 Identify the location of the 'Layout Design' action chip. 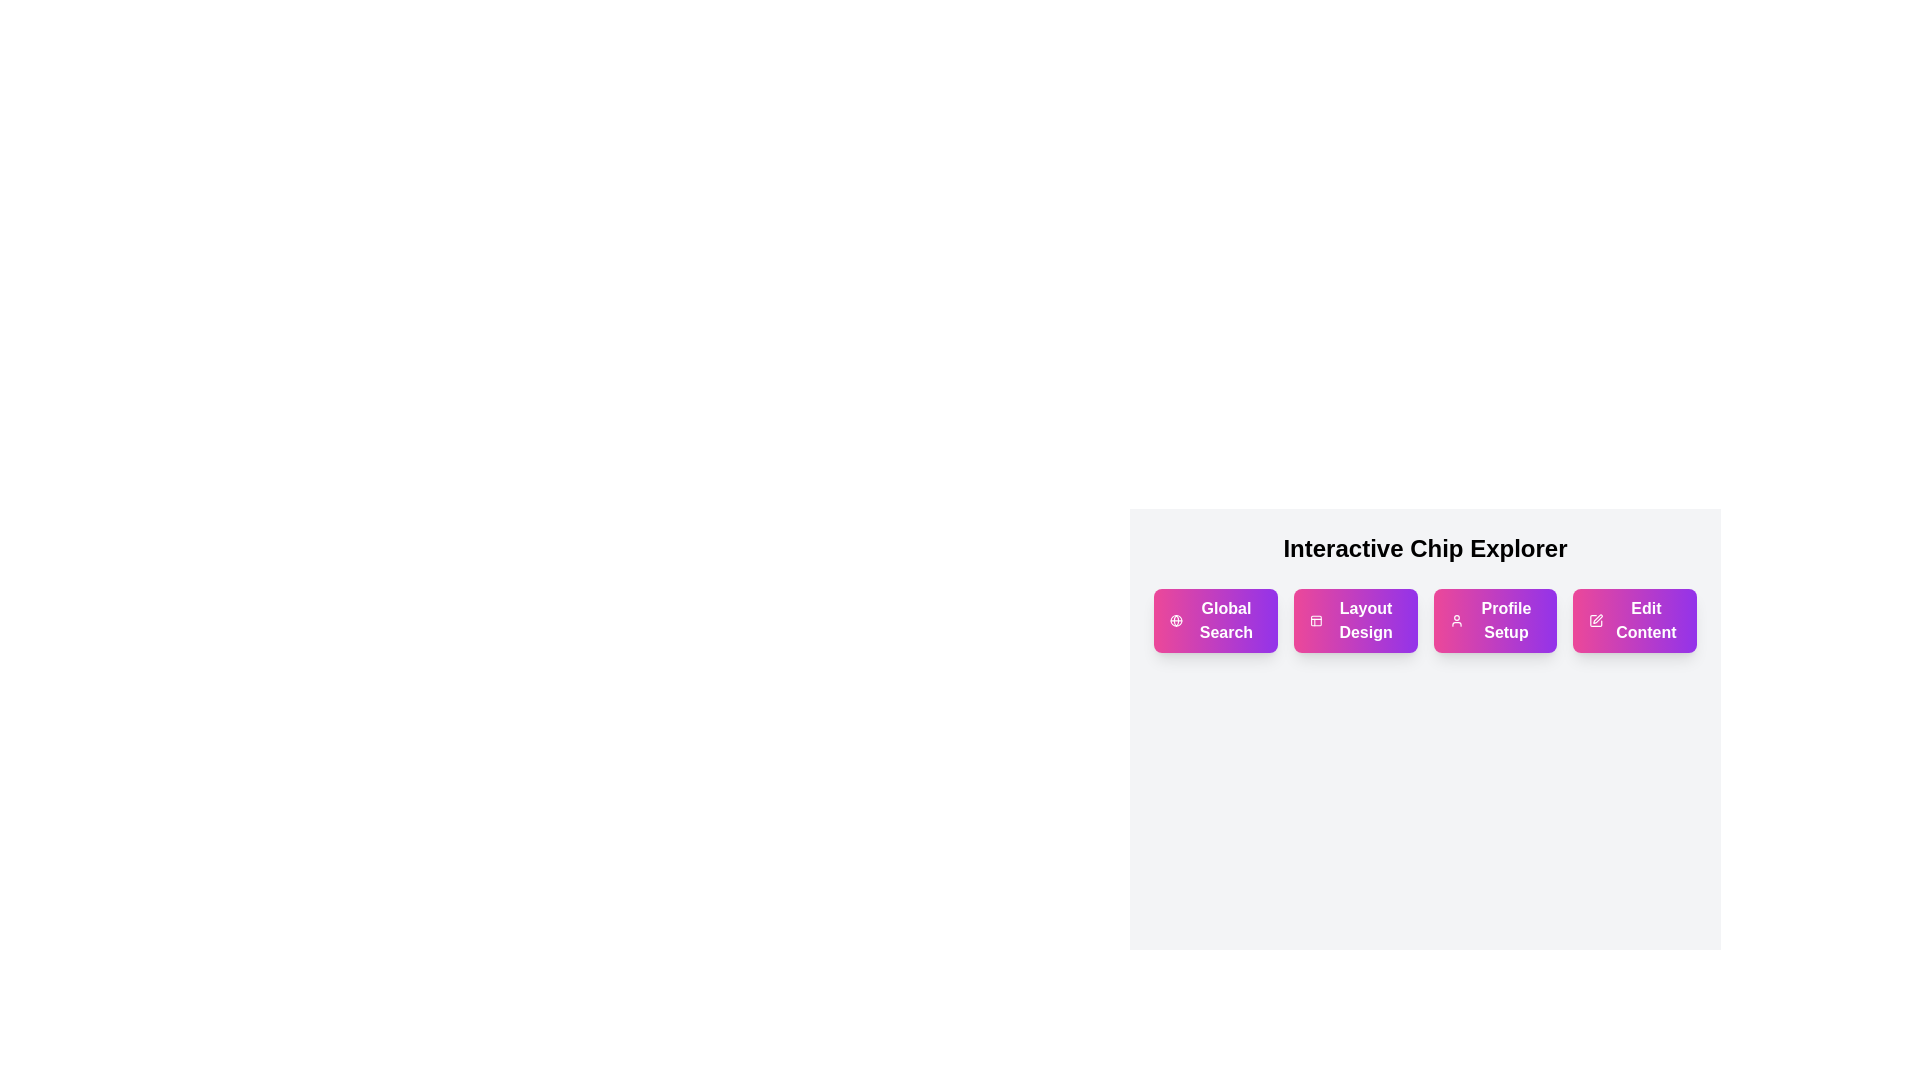
(1355, 620).